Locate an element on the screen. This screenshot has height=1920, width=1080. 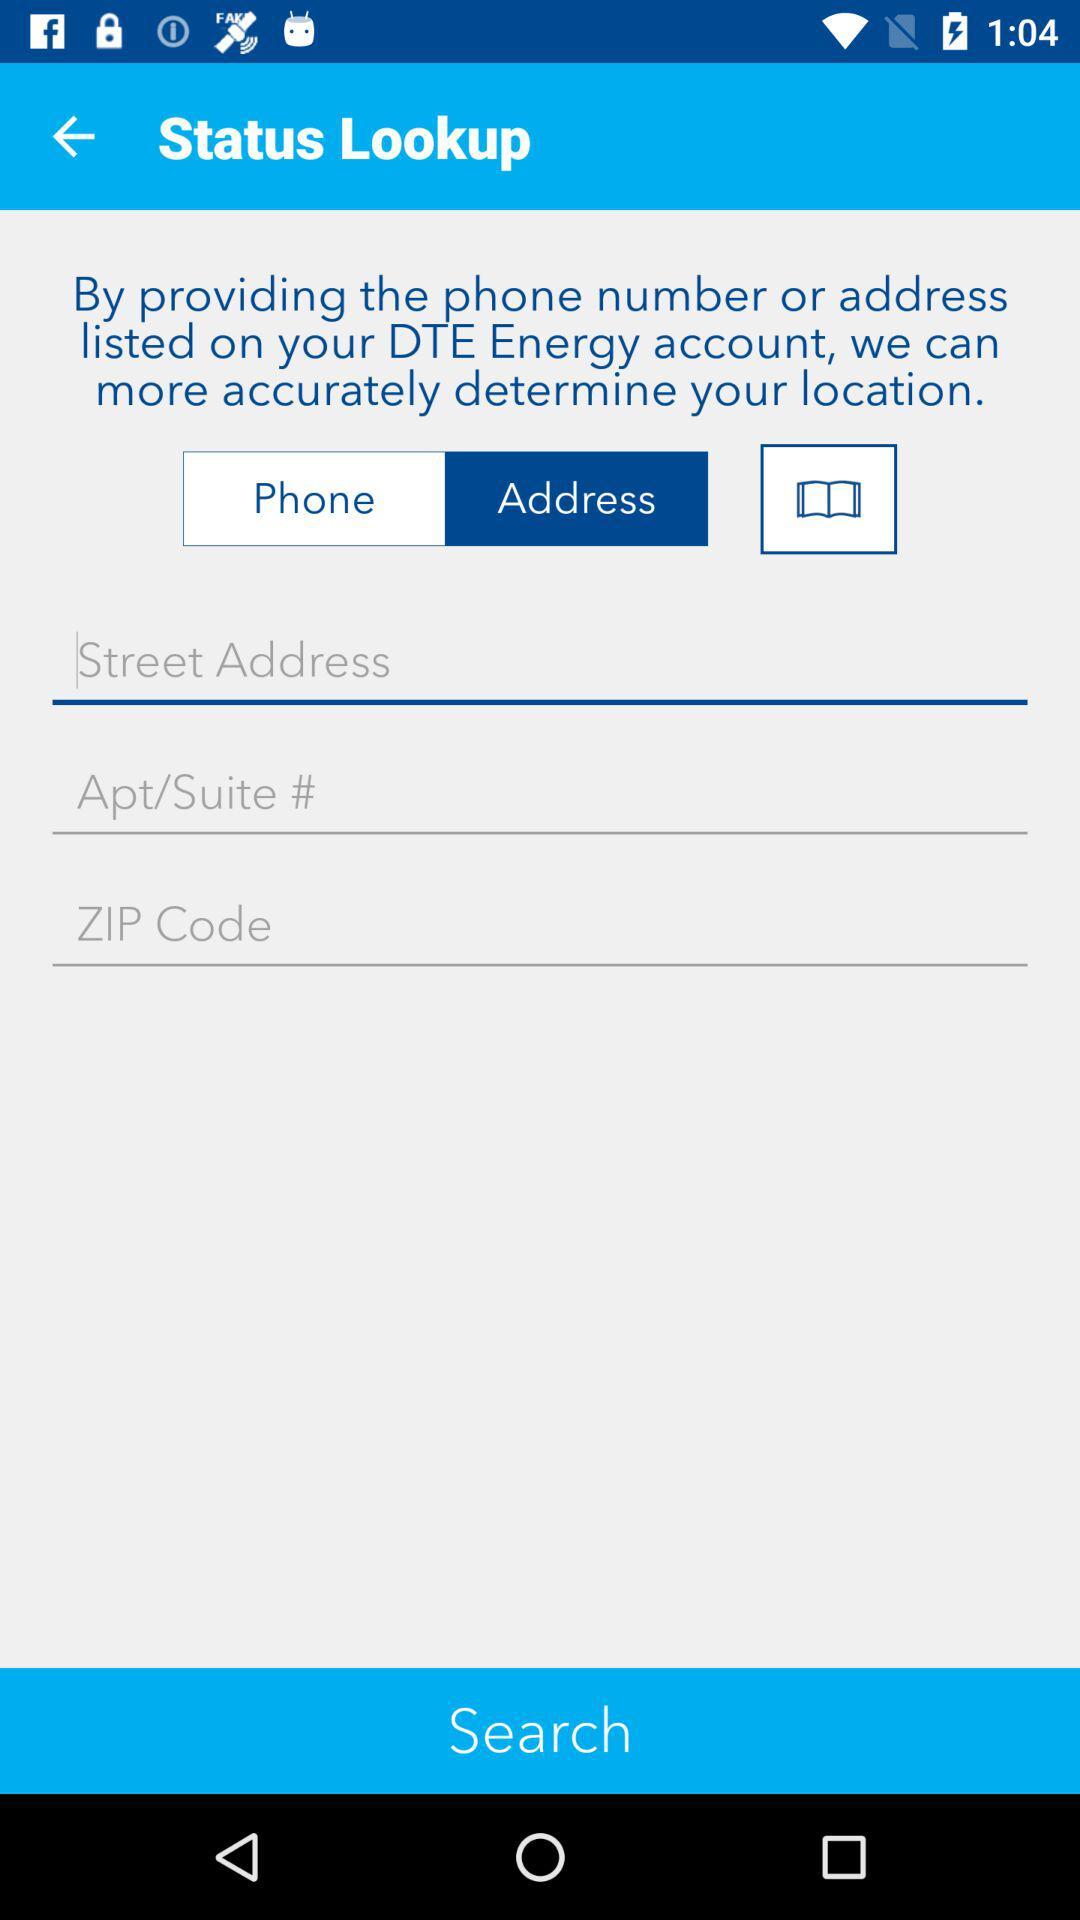
app to the left of the status lookup is located at coordinates (72, 135).